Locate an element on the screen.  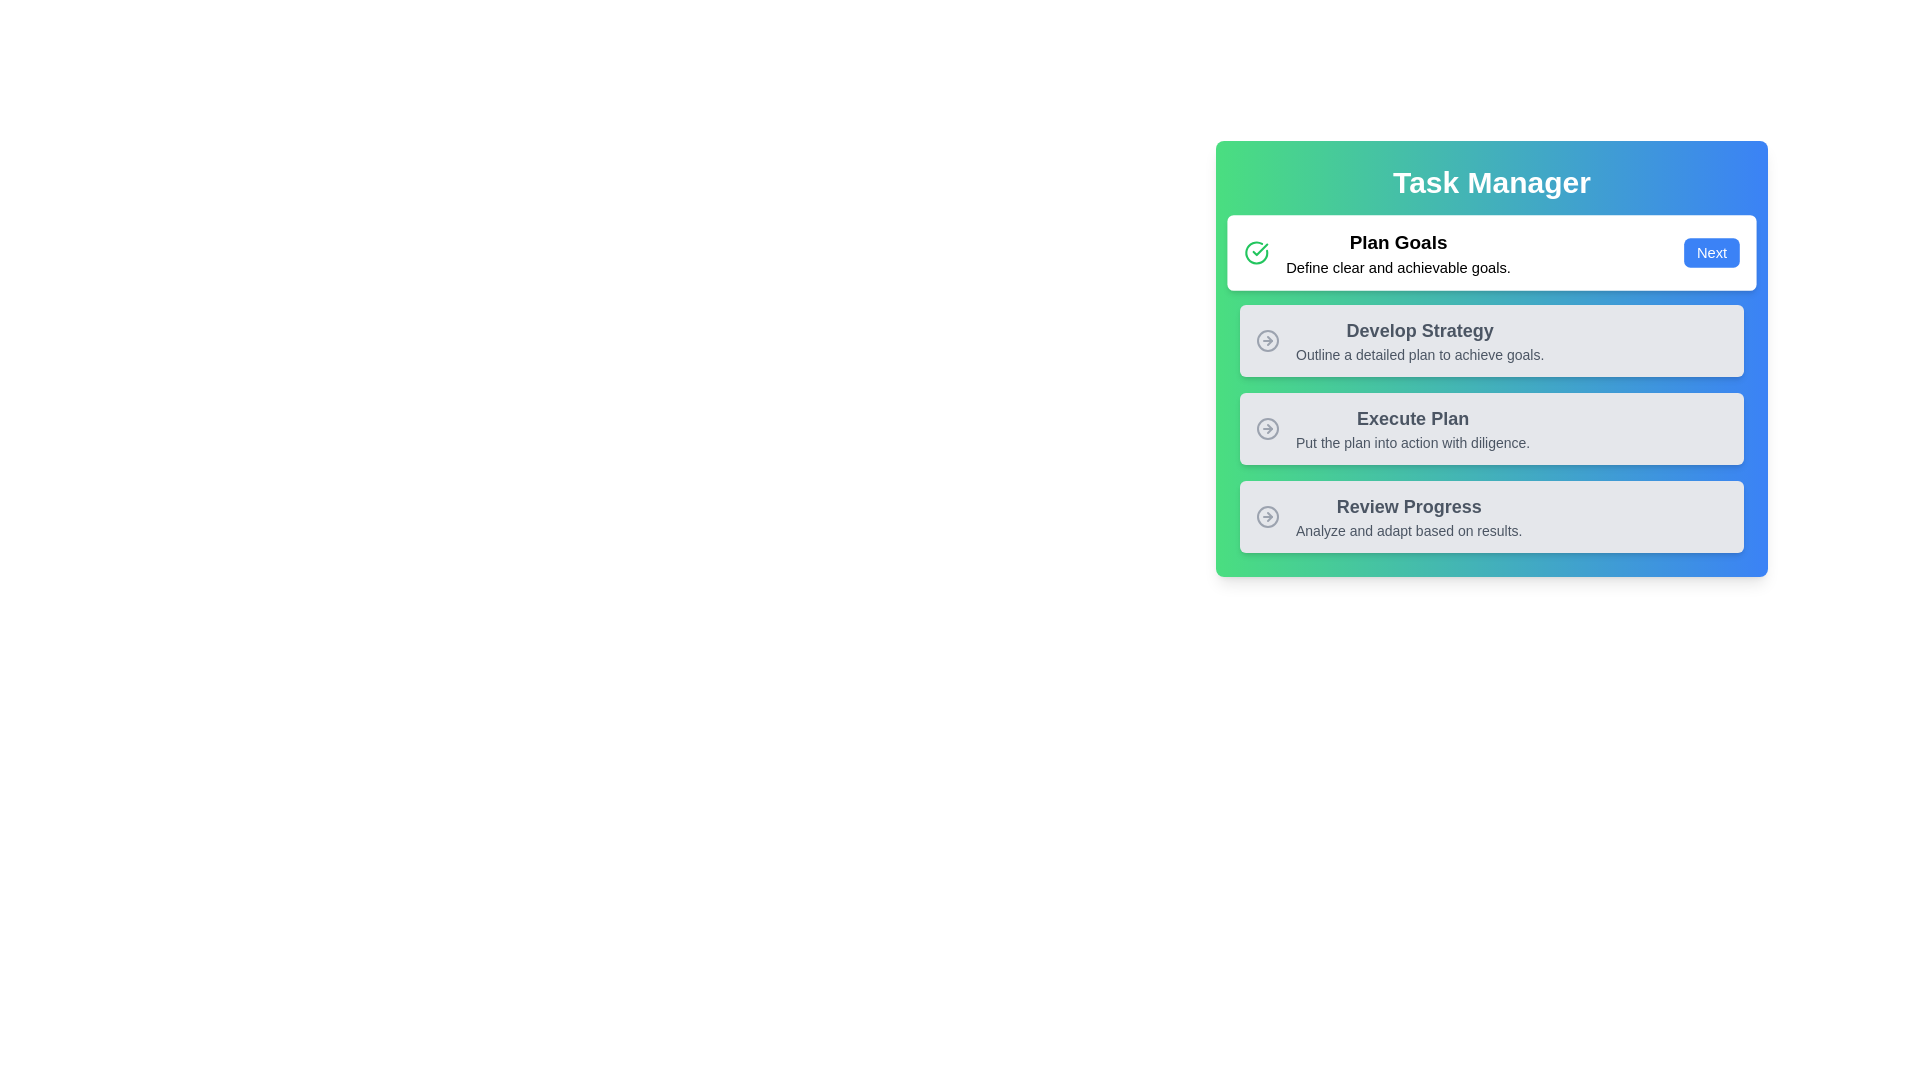
the text label providing details about the 'Plan Goals' task, located immediately below the 'Plan Goals' header in the Task Manager widget is located at coordinates (1397, 266).